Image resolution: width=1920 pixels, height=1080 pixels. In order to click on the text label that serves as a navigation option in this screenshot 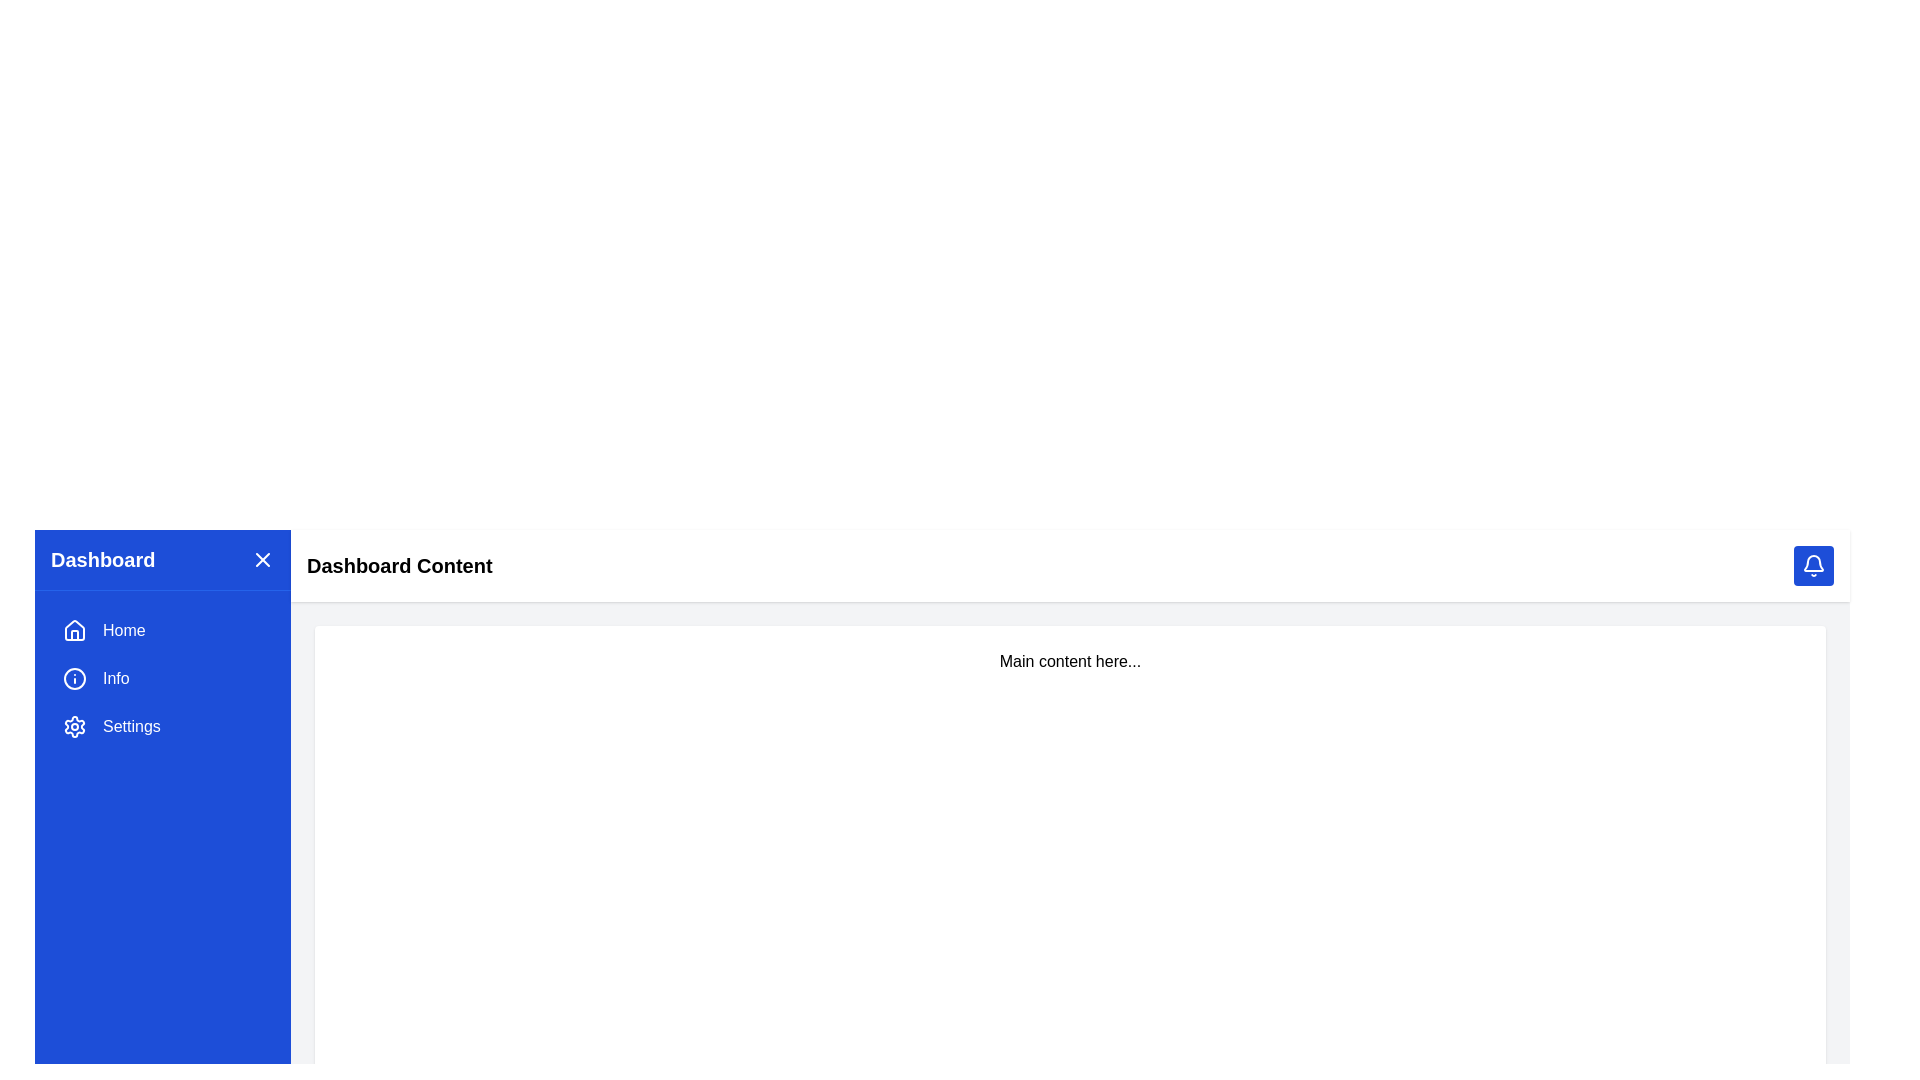, I will do `click(130, 726)`.